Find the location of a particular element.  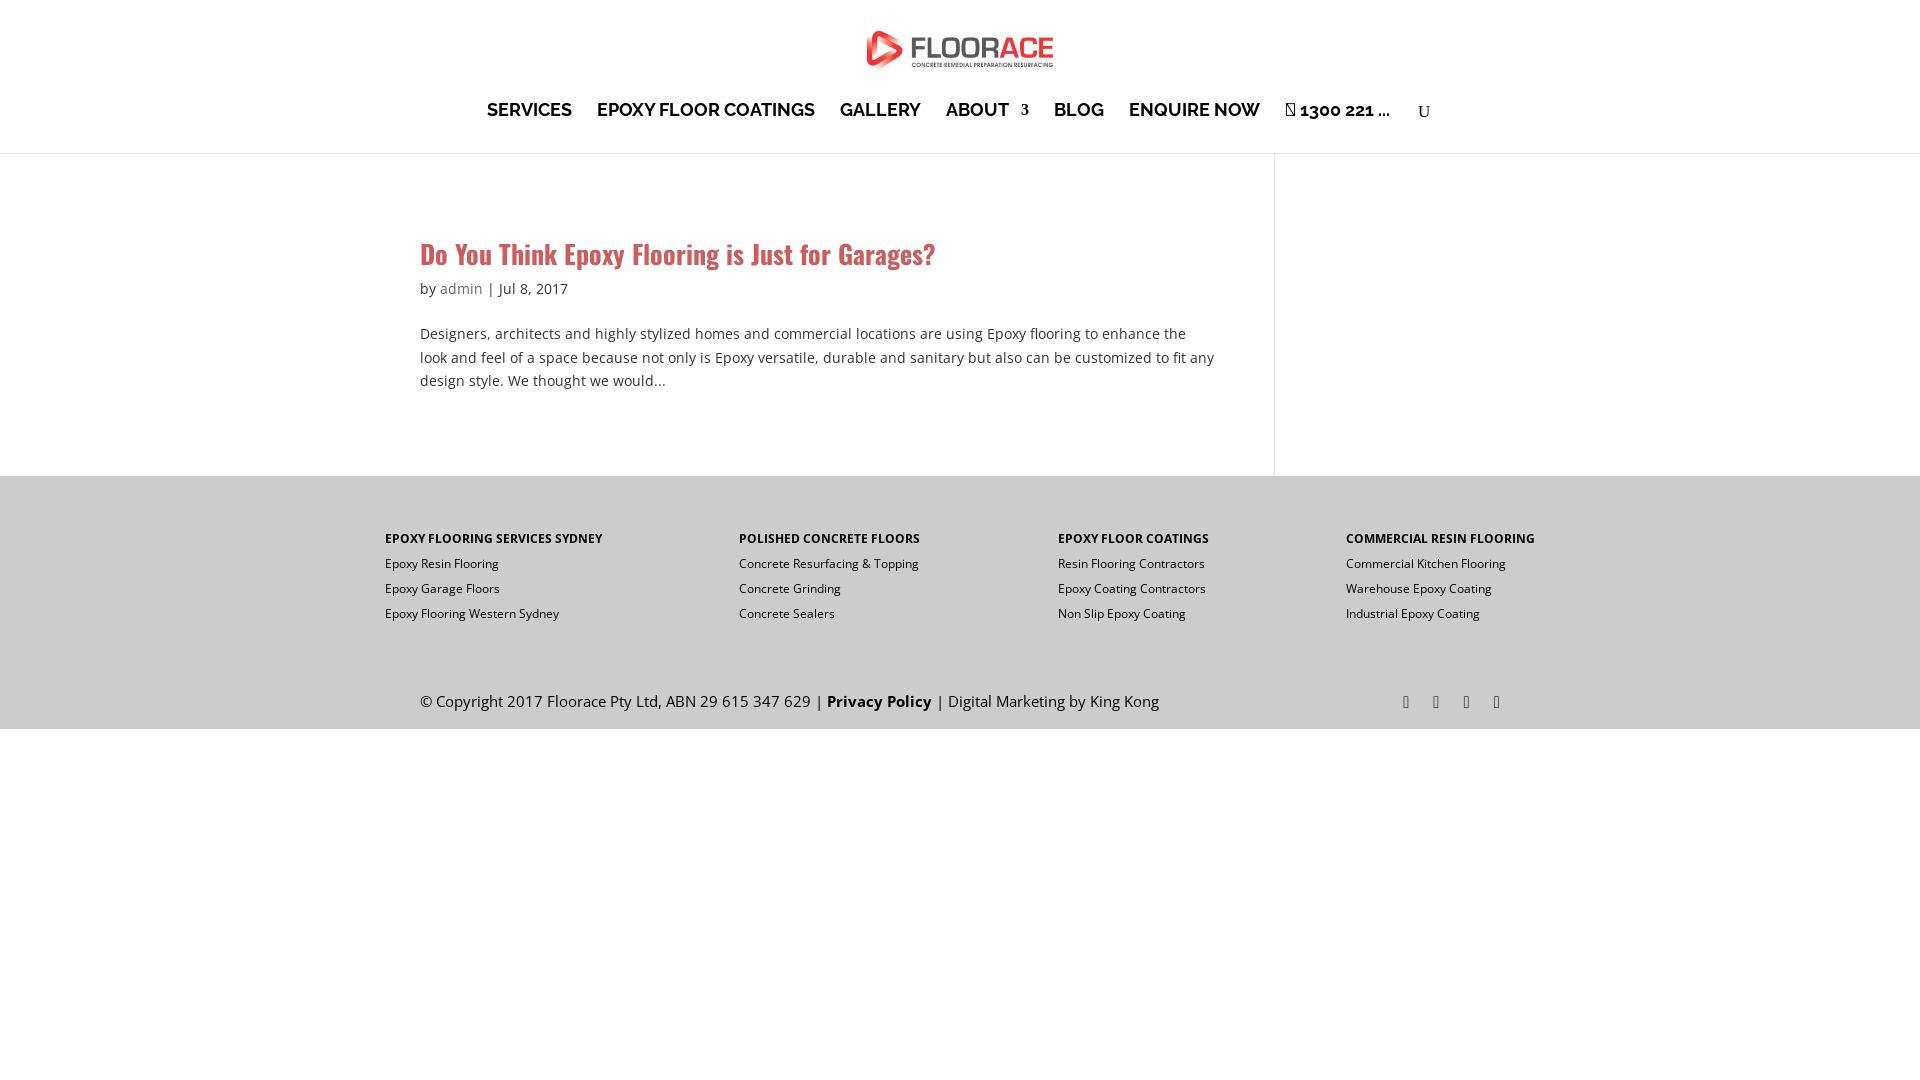

'BLOG' is located at coordinates (1078, 127).